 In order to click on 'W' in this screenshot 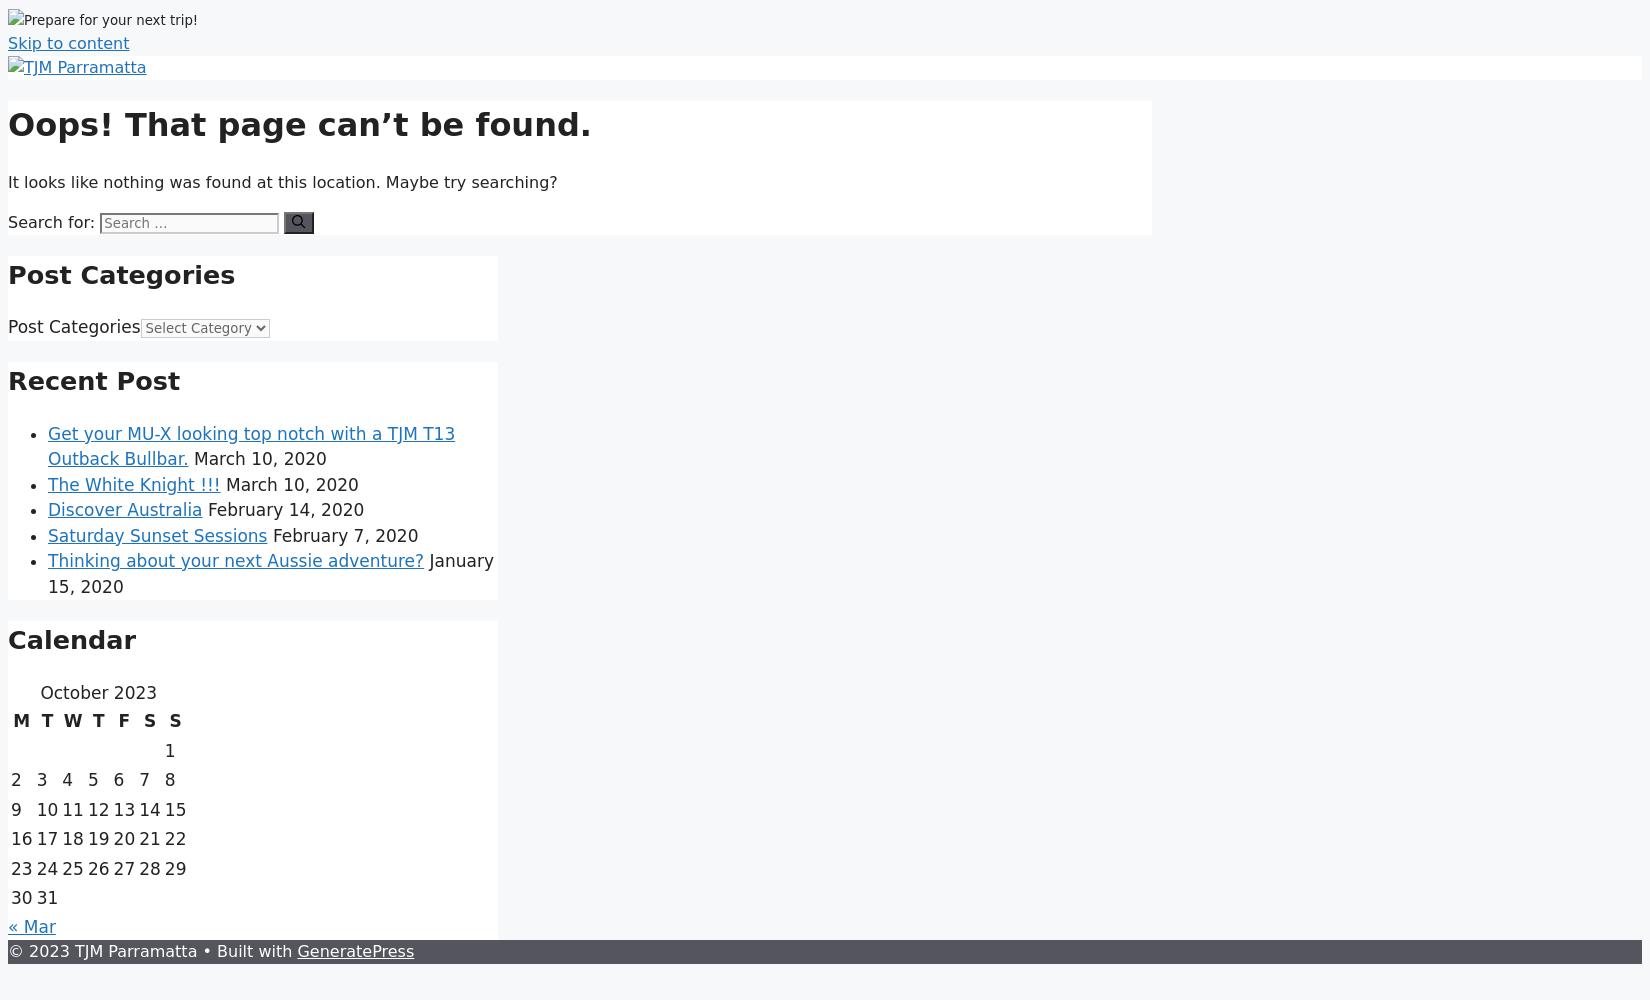, I will do `click(72, 720)`.